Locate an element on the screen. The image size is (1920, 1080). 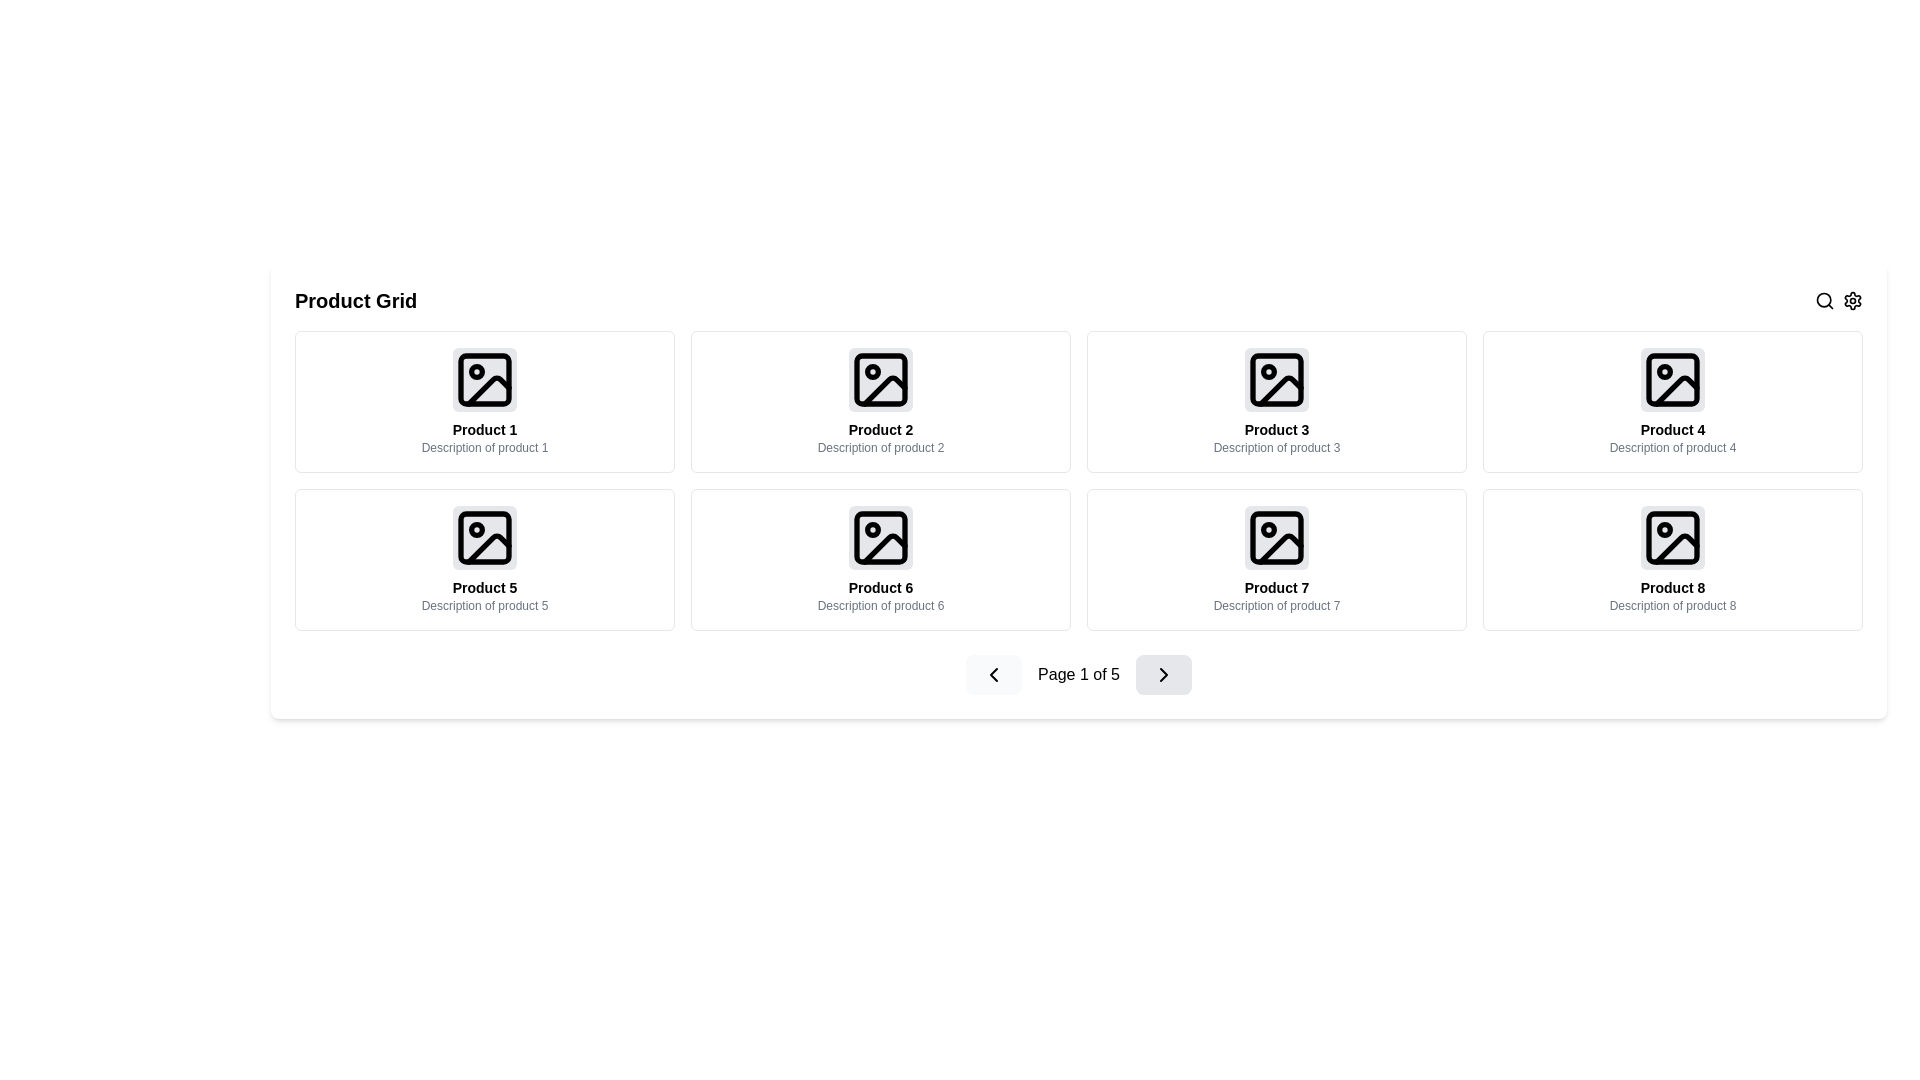
text label that displays 'Description of product 6', located at the bottom of the sixth product card in the grid is located at coordinates (880, 604).